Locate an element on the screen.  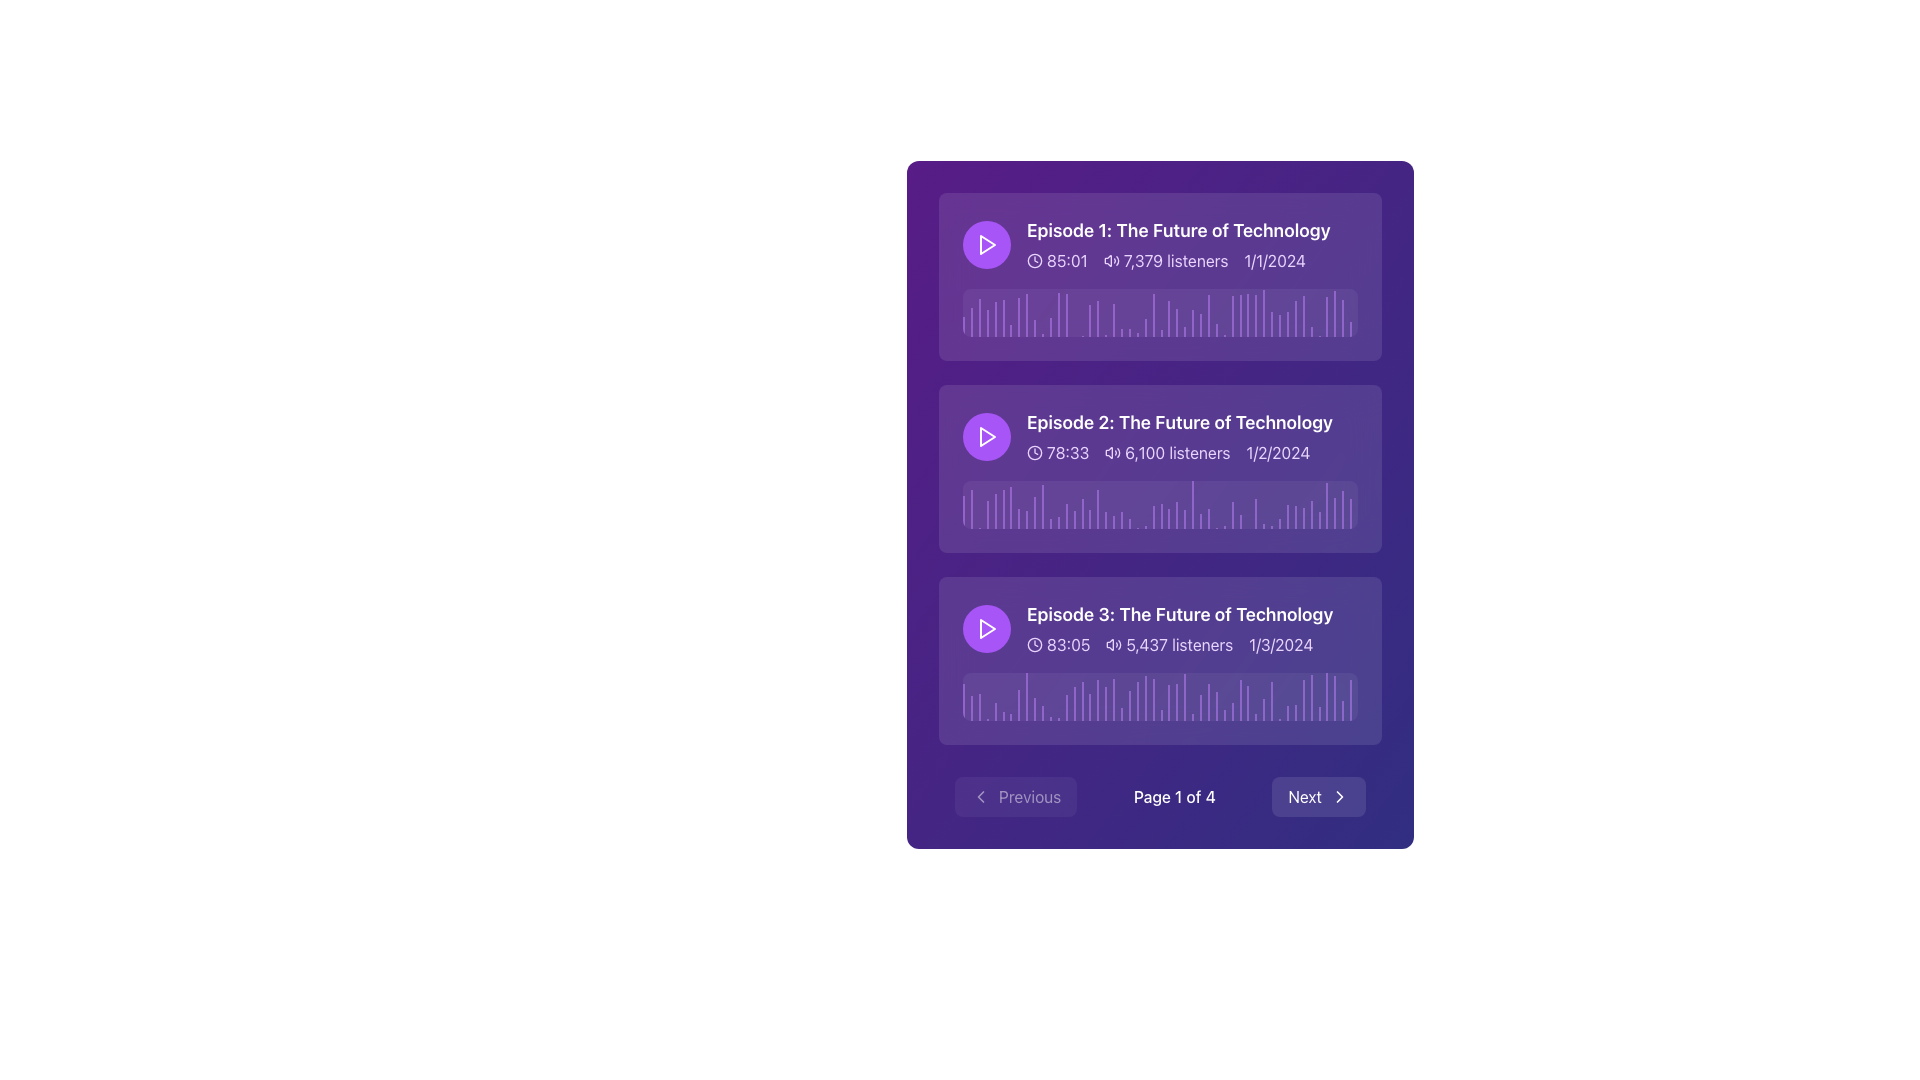
the visual indicator (progress bar) which is a narrow vertical bar, partially transparent purple, located at the bottom of the third card in a vertical list of podcast episodes is located at coordinates (964, 701).